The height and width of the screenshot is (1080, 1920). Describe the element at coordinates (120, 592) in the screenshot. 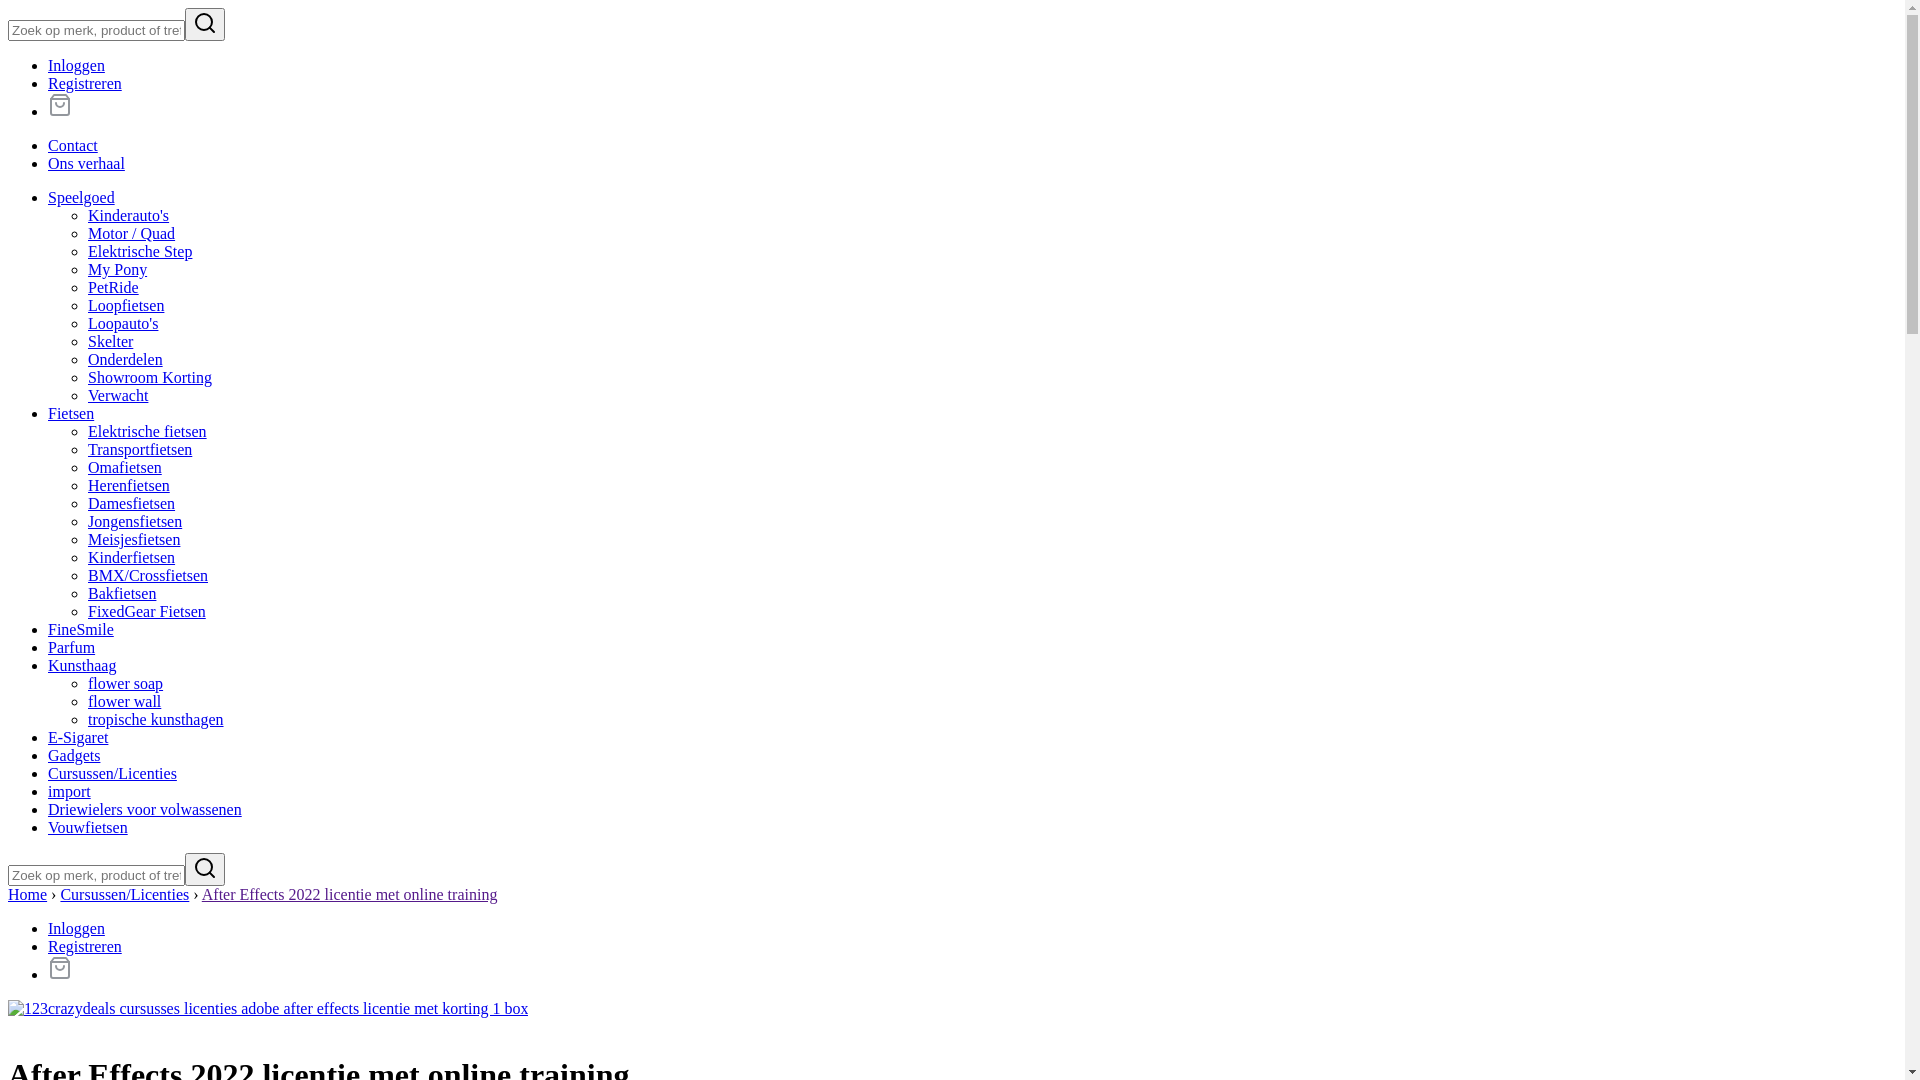

I see `'Bakfietsen'` at that location.